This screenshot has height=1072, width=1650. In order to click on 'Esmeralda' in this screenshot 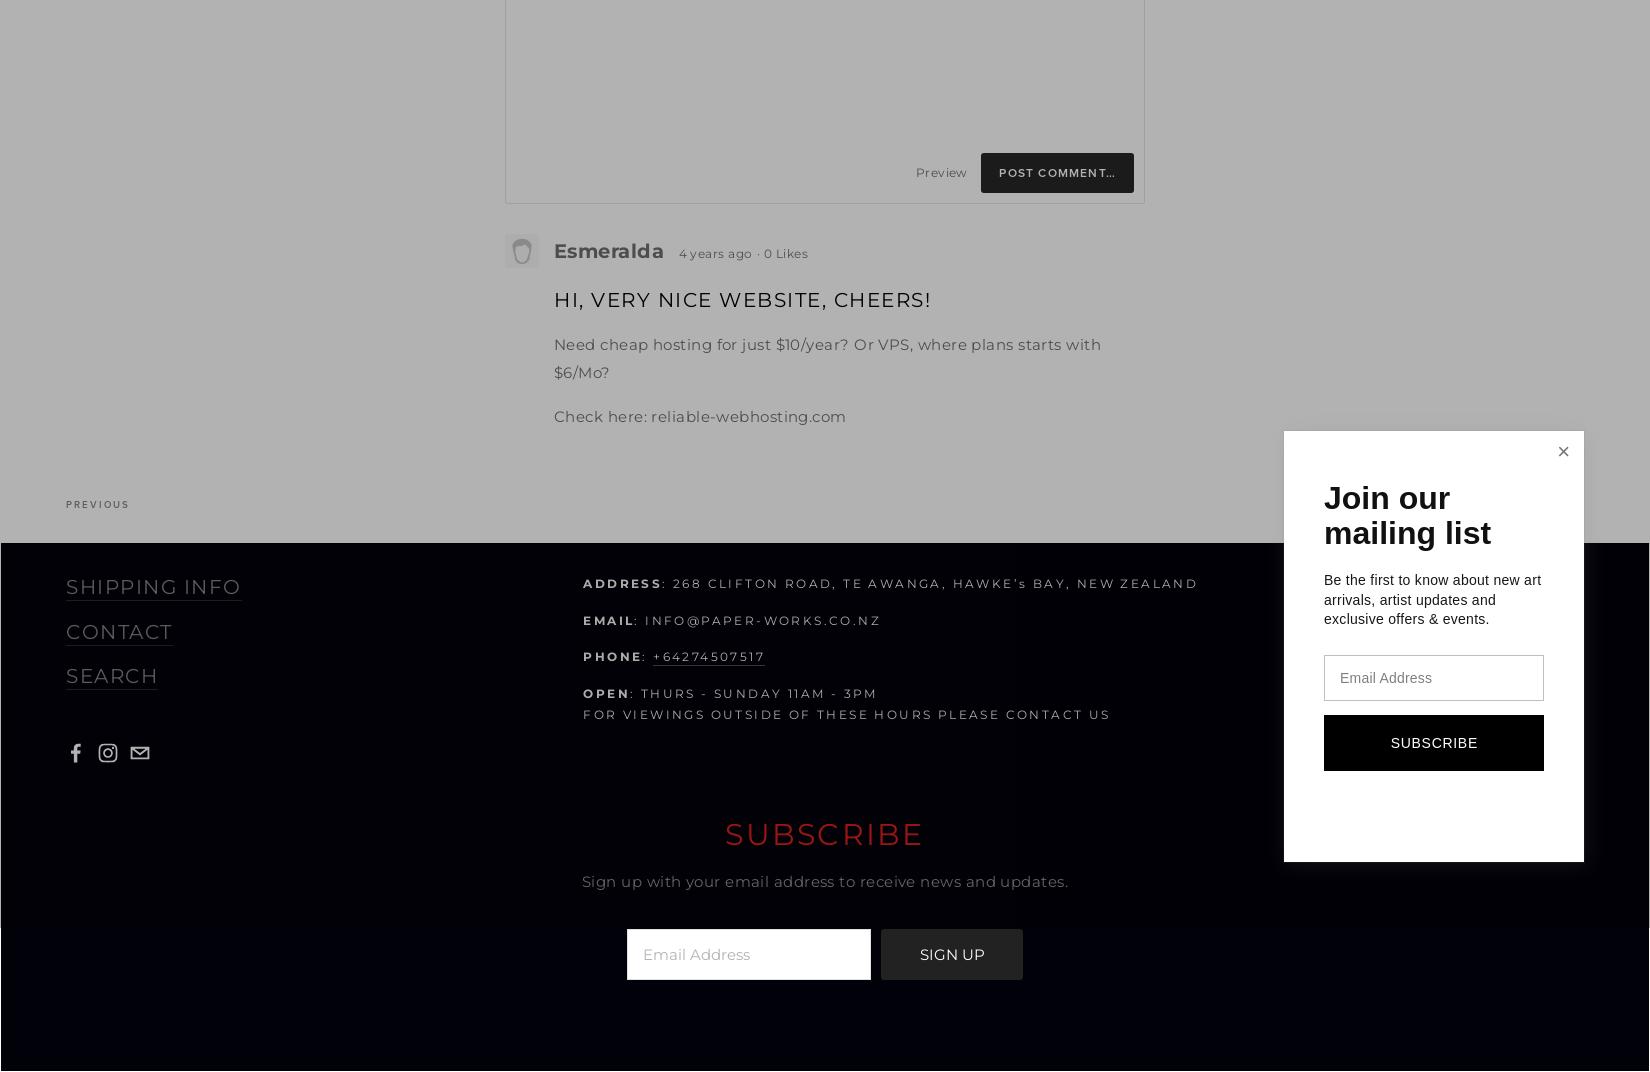, I will do `click(608, 249)`.